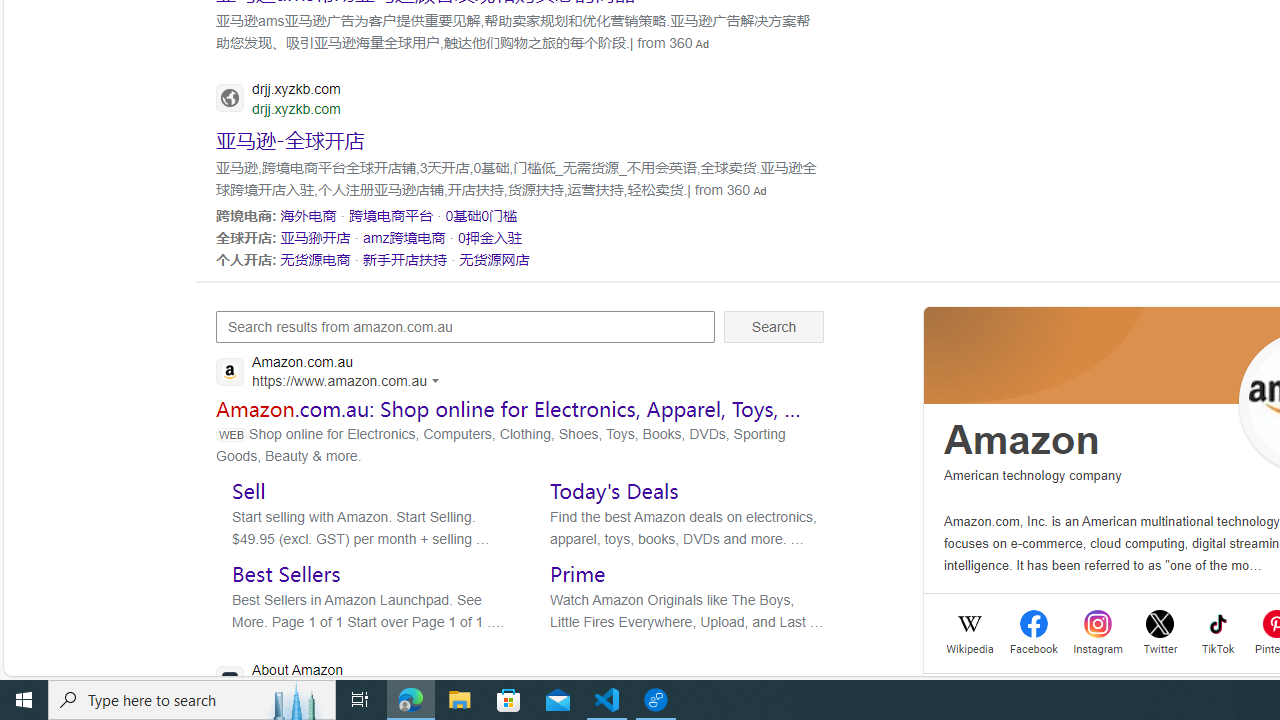 This screenshot has height=720, width=1280. Describe the element at coordinates (464, 325) in the screenshot. I see `'Search results from amazon.com.au'` at that location.